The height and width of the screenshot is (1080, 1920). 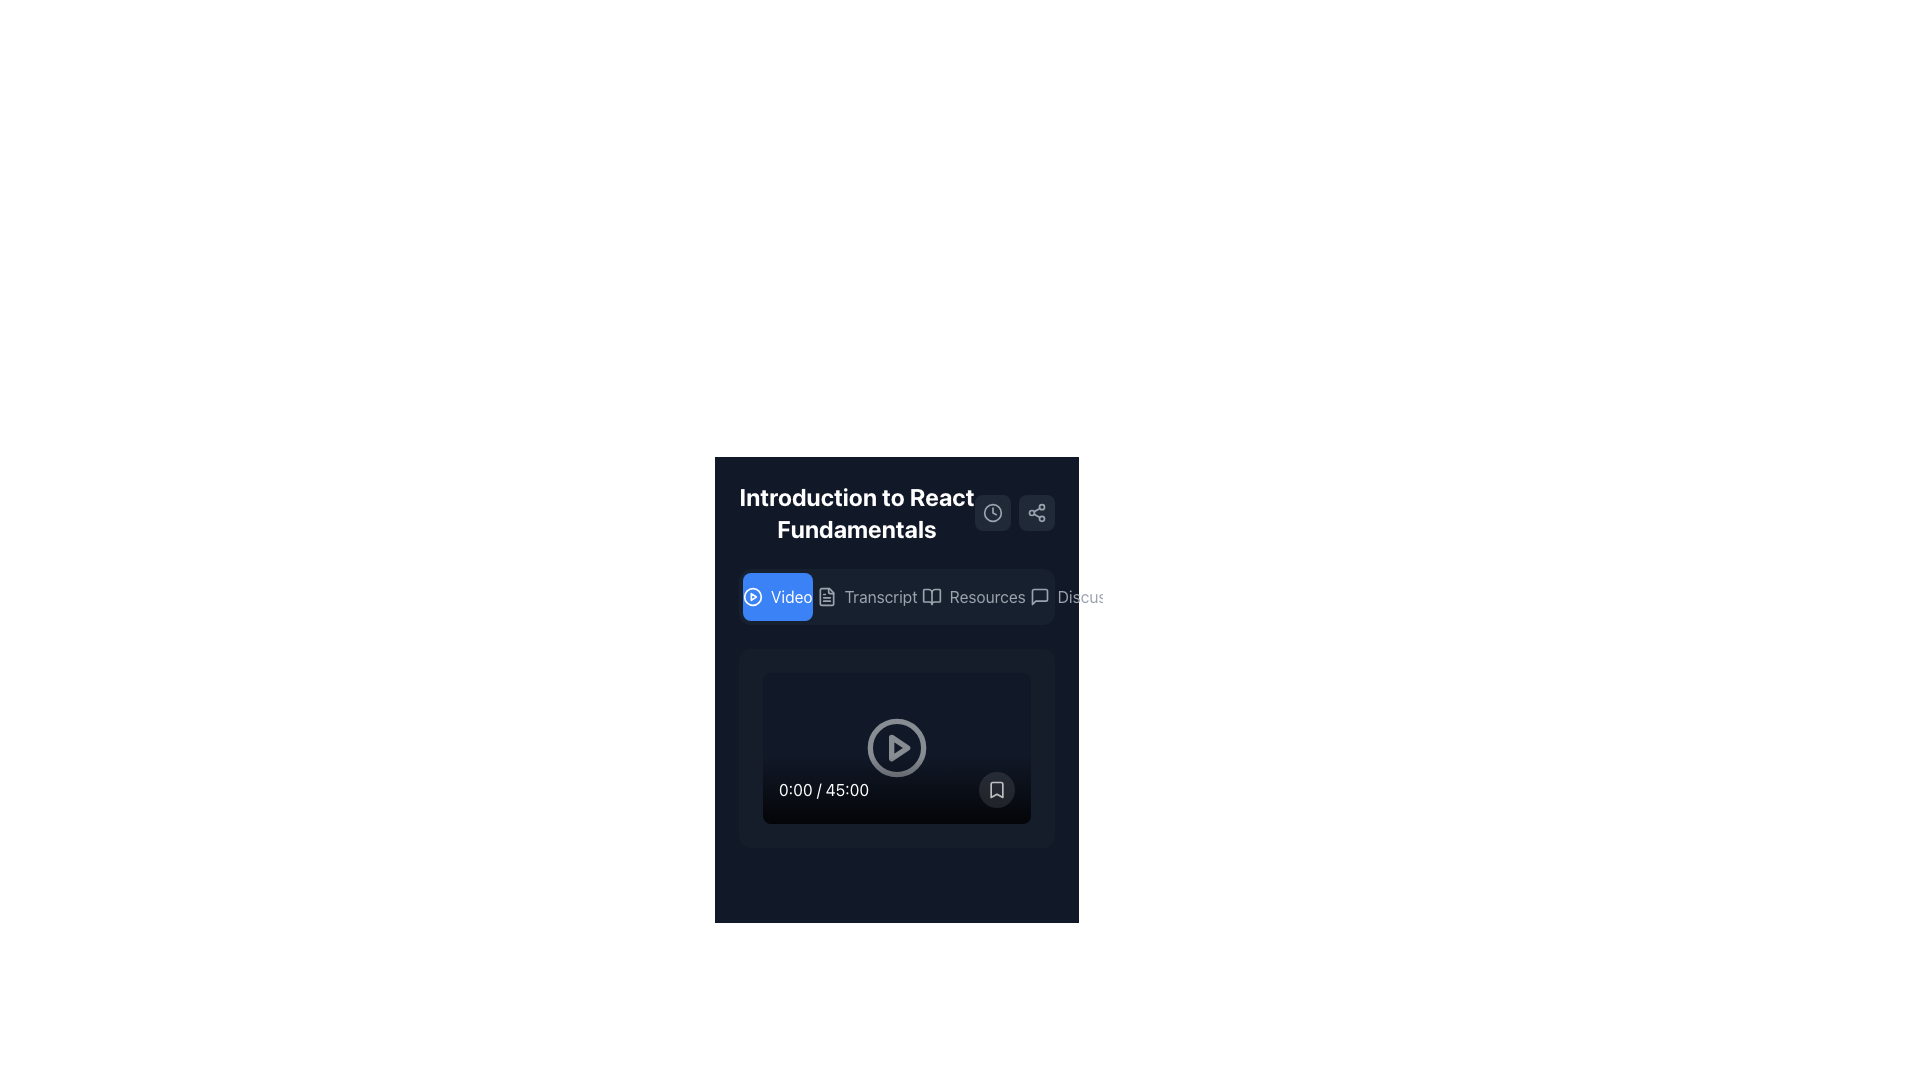 What do you see at coordinates (997, 788) in the screenshot?
I see `the Bookmark Icon button located in the bottom right corner of the video thumbnail to bookmark the content` at bounding box center [997, 788].